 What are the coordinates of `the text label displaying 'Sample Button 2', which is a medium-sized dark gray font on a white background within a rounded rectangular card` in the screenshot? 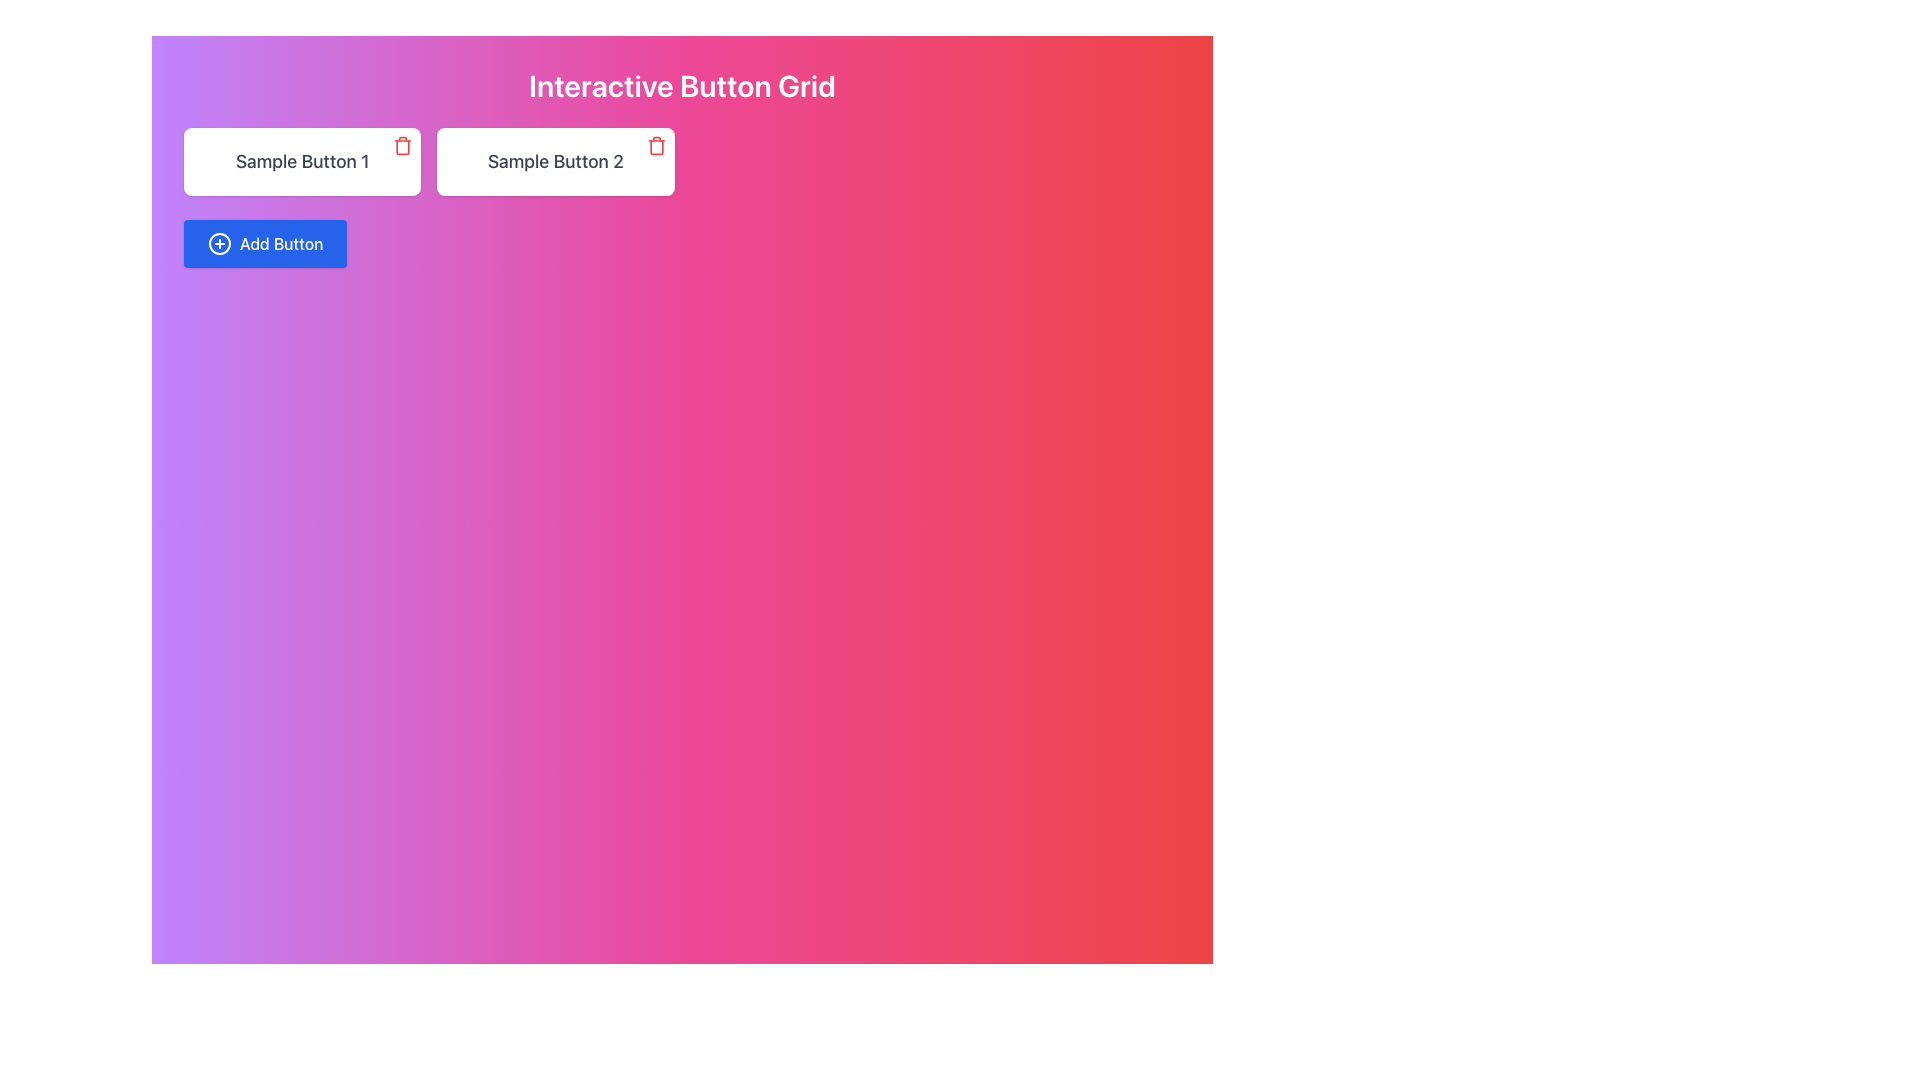 It's located at (555, 160).